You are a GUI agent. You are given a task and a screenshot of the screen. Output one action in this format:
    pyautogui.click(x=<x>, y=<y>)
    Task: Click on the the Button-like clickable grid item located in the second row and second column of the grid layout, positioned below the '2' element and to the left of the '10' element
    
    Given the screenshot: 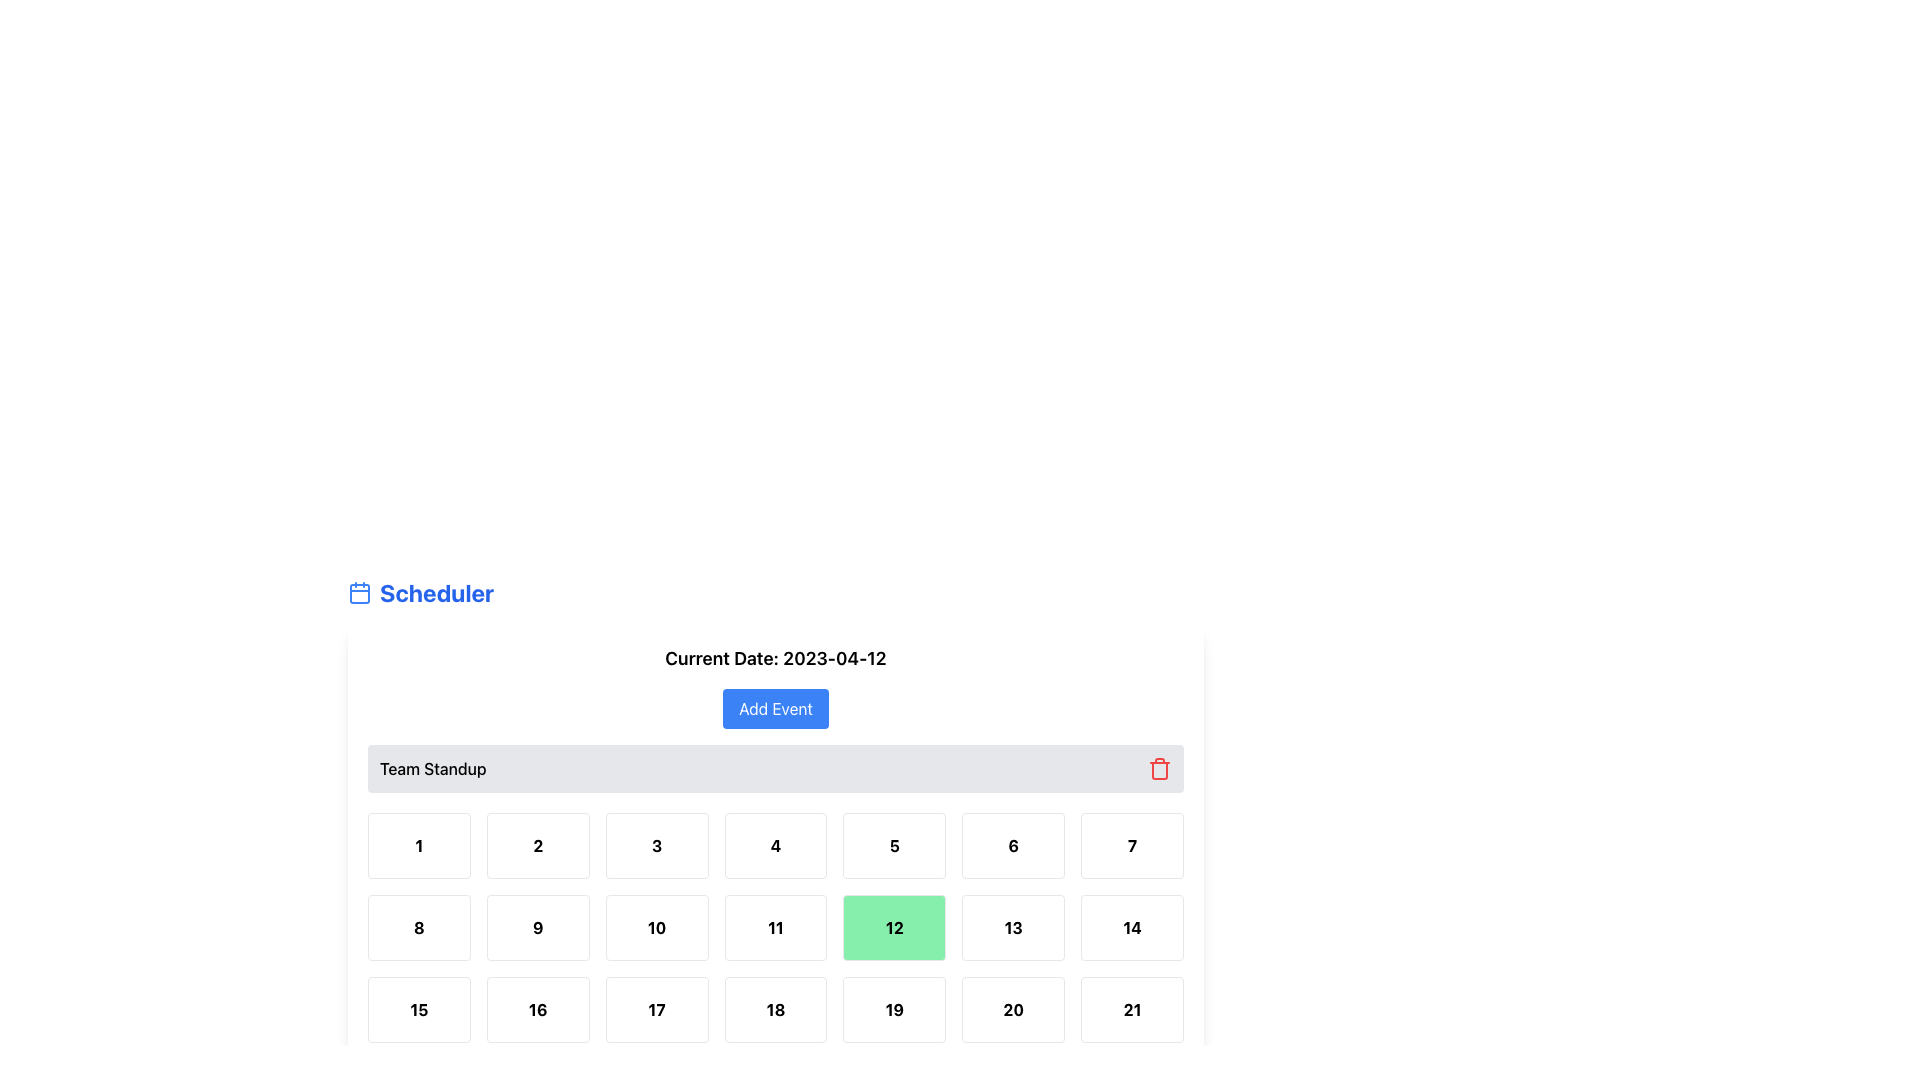 What is the action you would take?
    pyautogui.click(x=537, y=928)
    